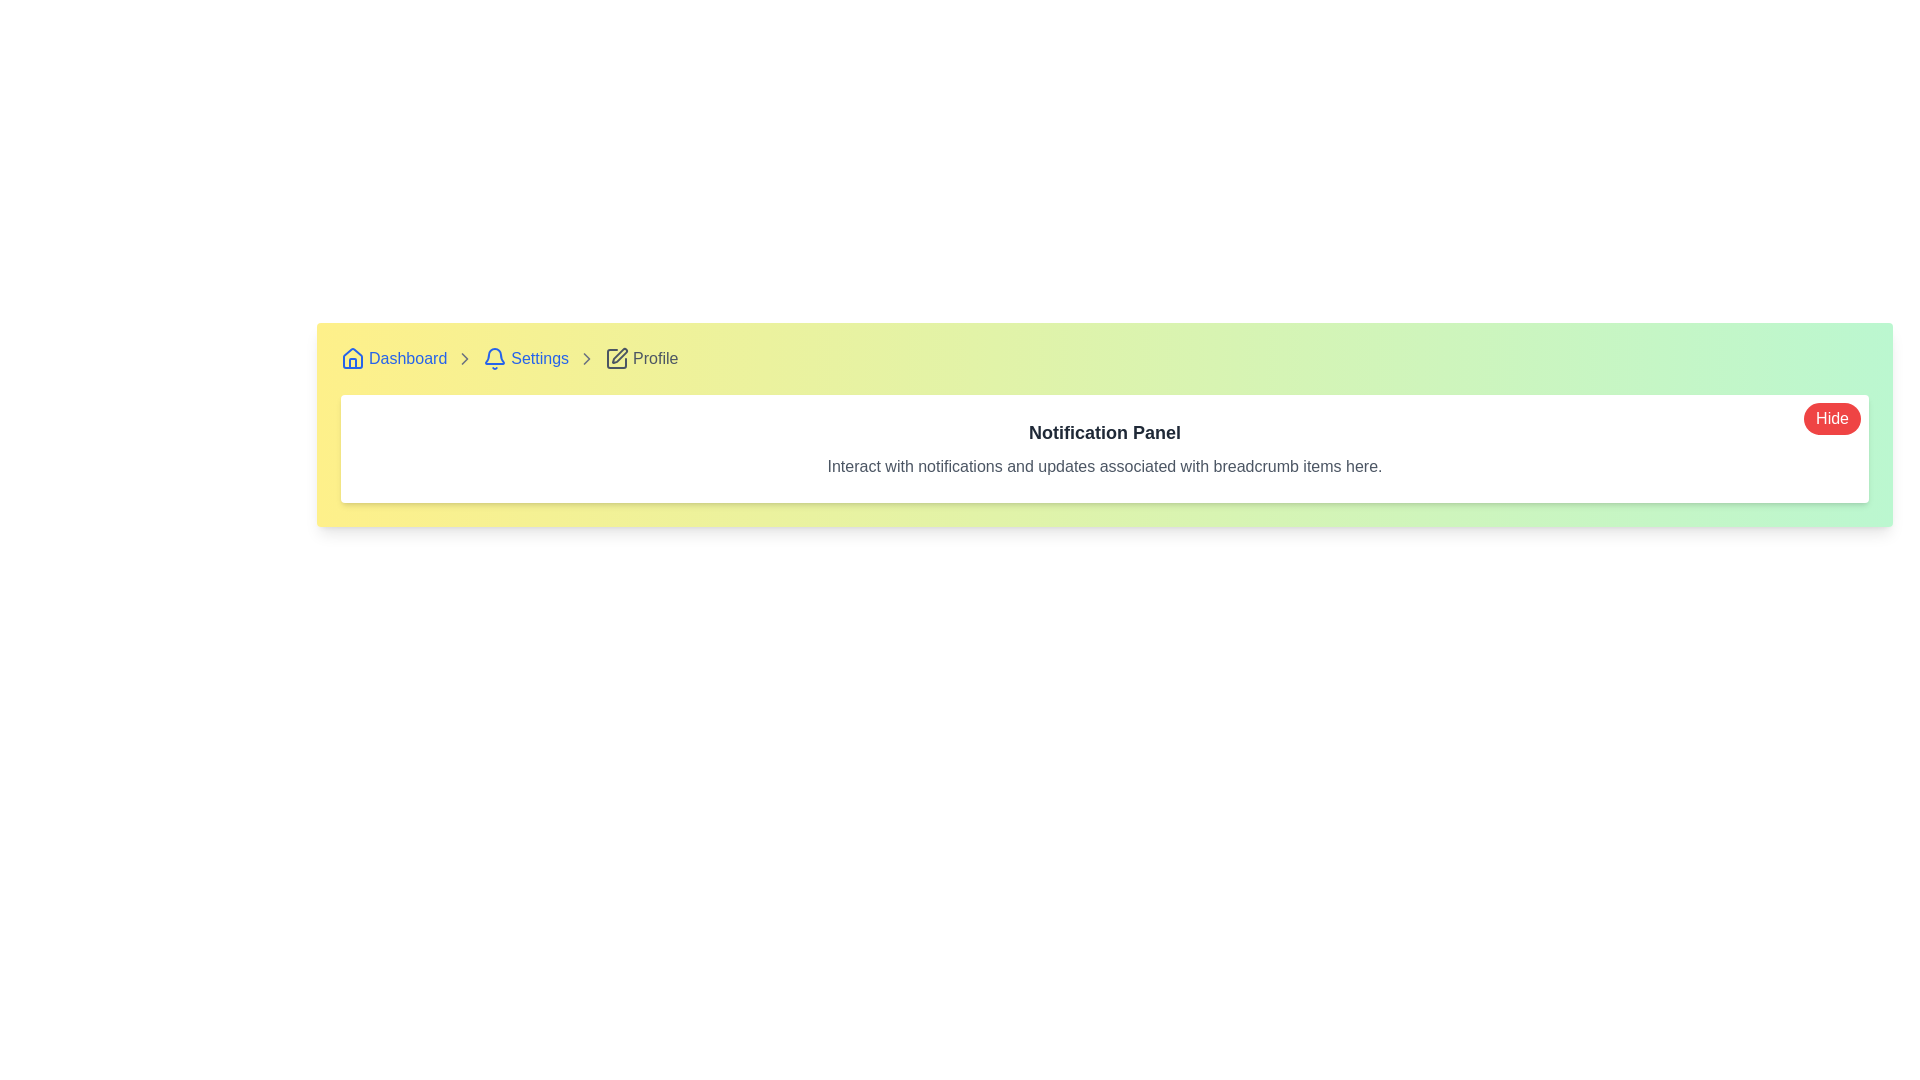 This screenshot has width=1920, height=1080. What do you see at coordinates (585, 357) in the screenshot?
I see `the navigation icon in the breadcrumb bar located between the 'Settings' and 'Profile' icons` at bounding box center [585, 357].